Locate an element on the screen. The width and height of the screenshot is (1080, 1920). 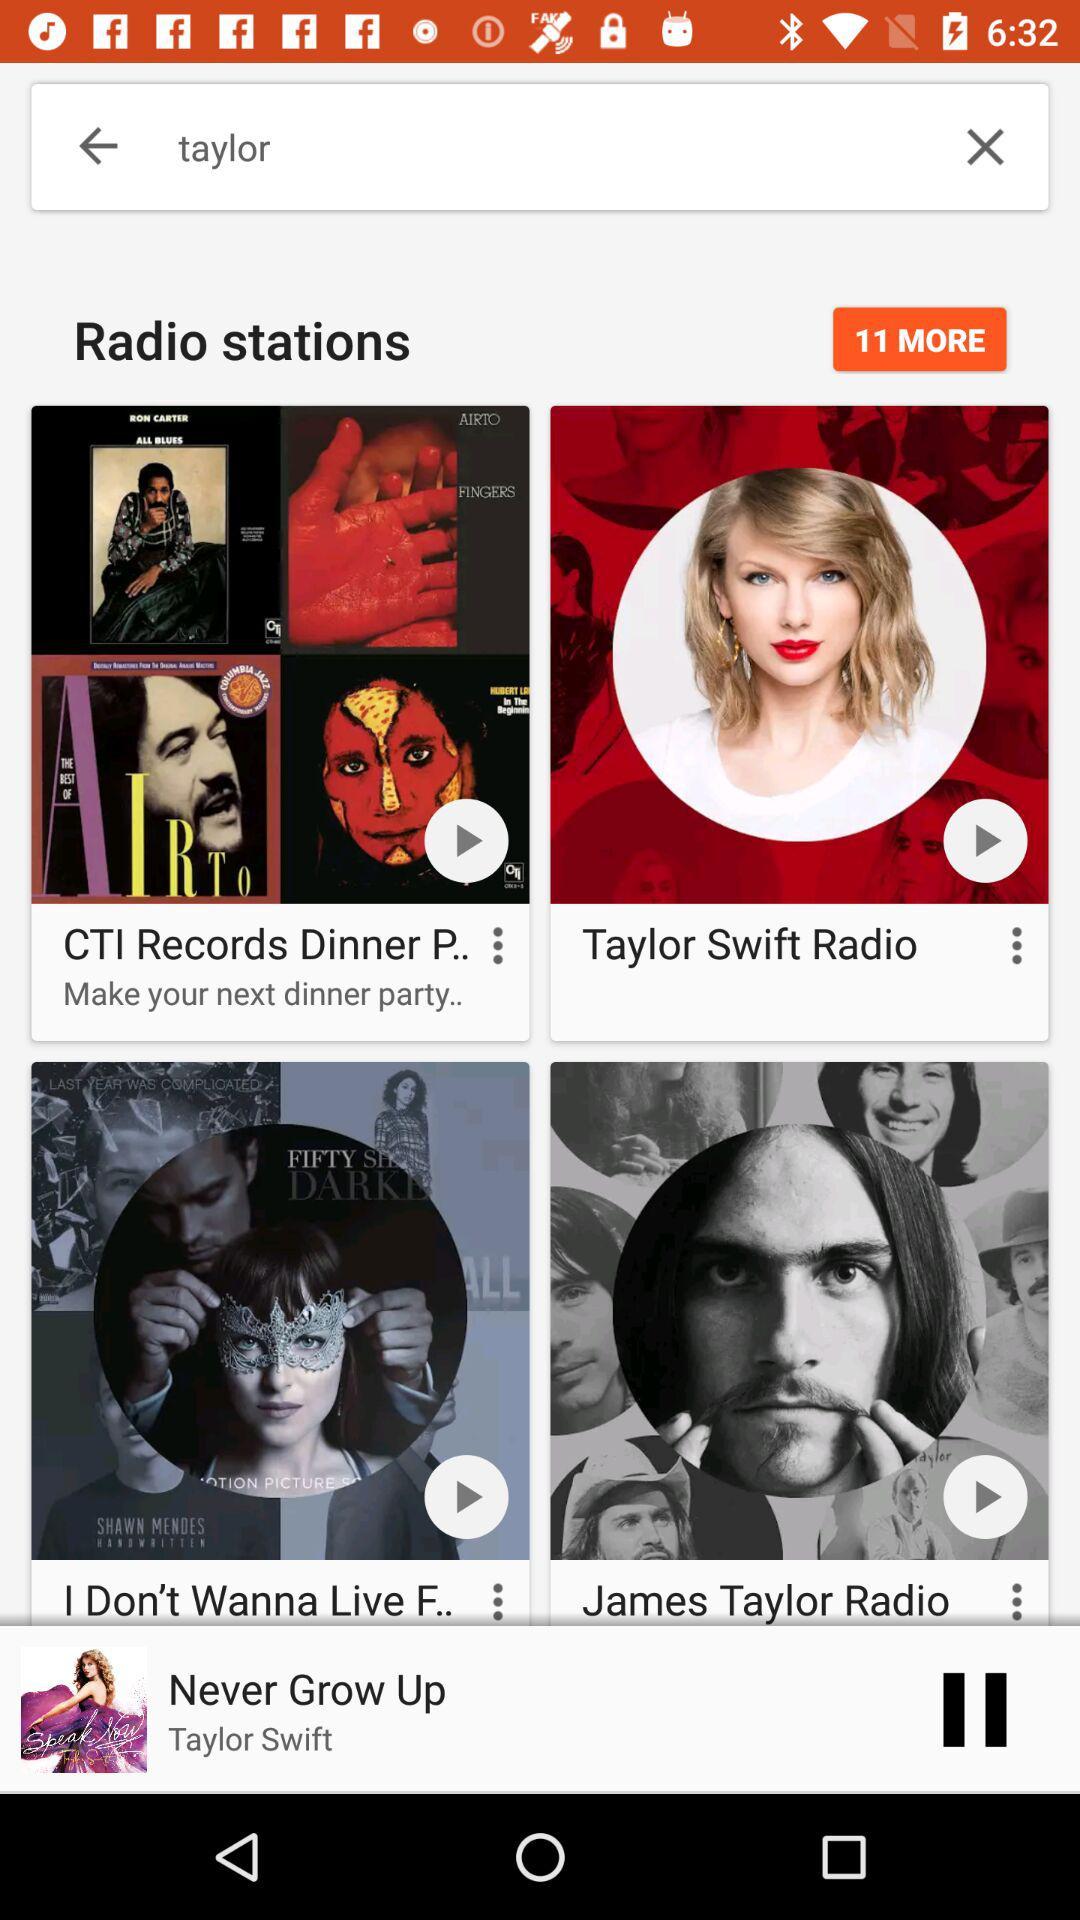
the item next to the radio stations item is located at coordinates (919, 339).